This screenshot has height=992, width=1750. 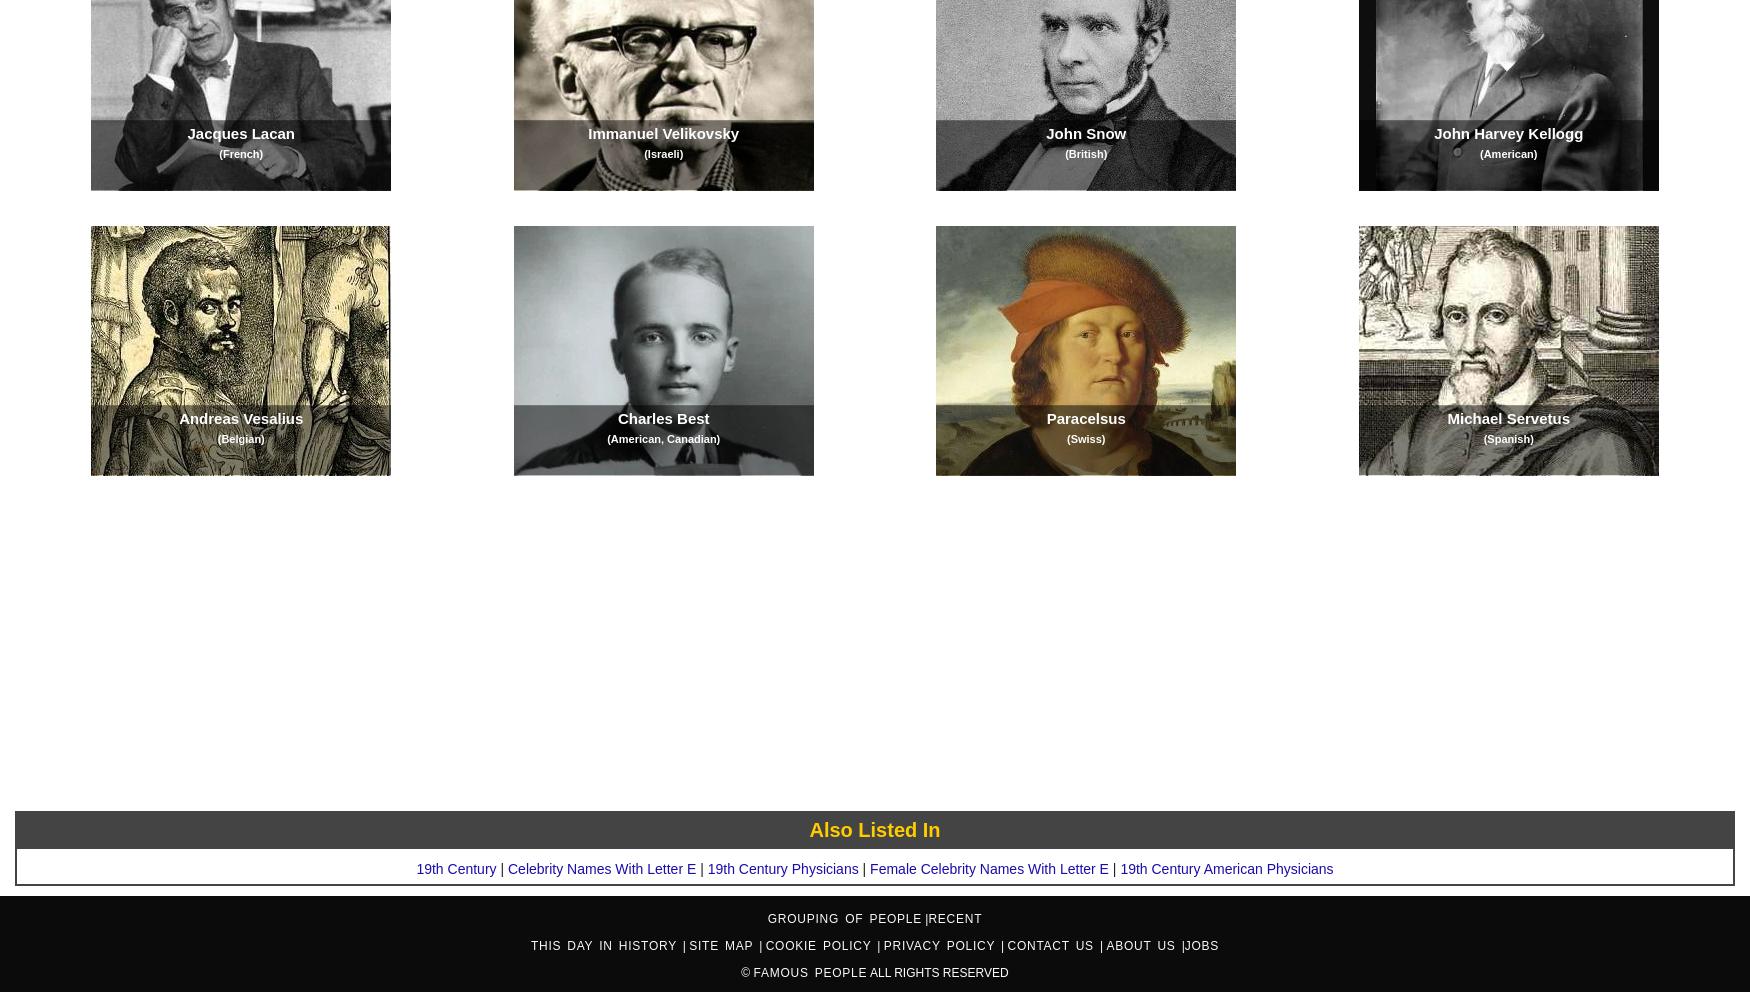 I want to click on 'Celebrity Names With Letter E', so click(x=505, y=867).